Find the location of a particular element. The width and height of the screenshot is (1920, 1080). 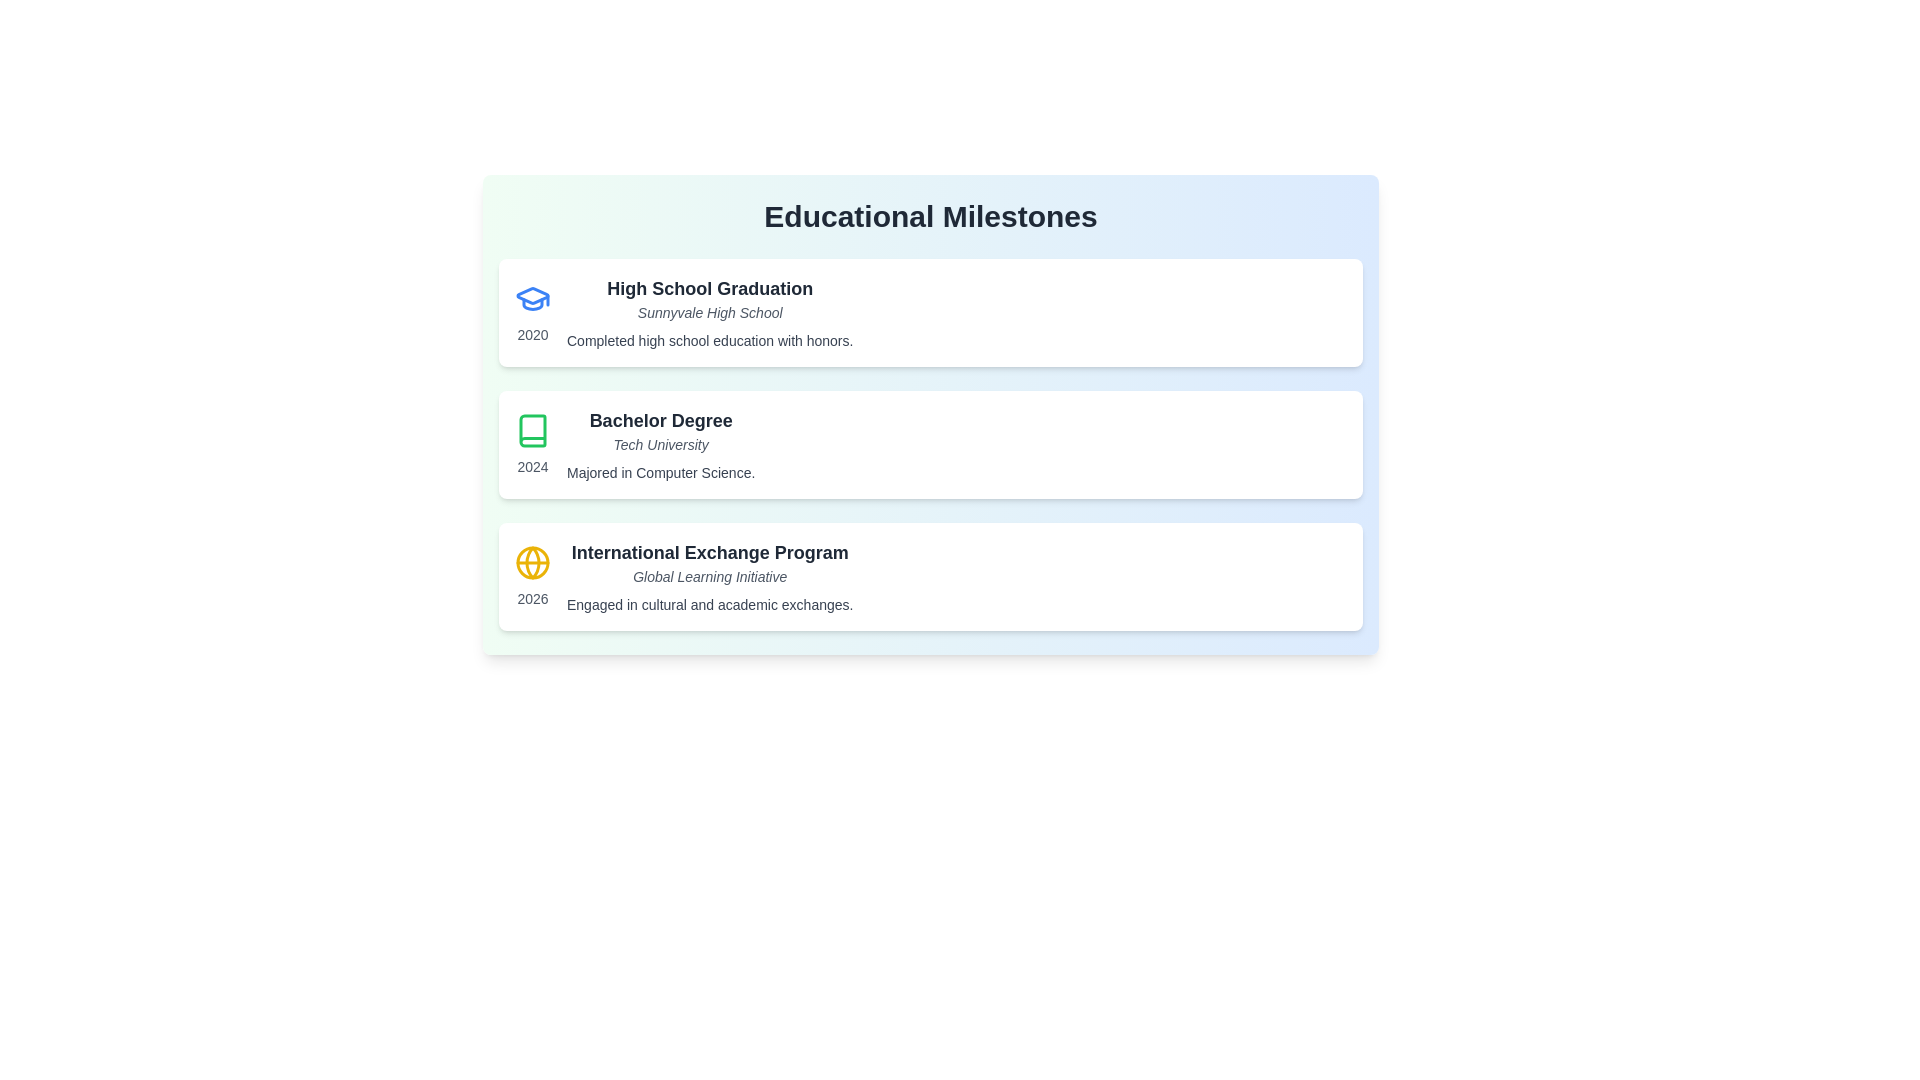

the decorative green book icon representing the 'Bachelor Degree' milestone in the SVG, which is positioned to the left of the text details is located at coordinates (532, 430).